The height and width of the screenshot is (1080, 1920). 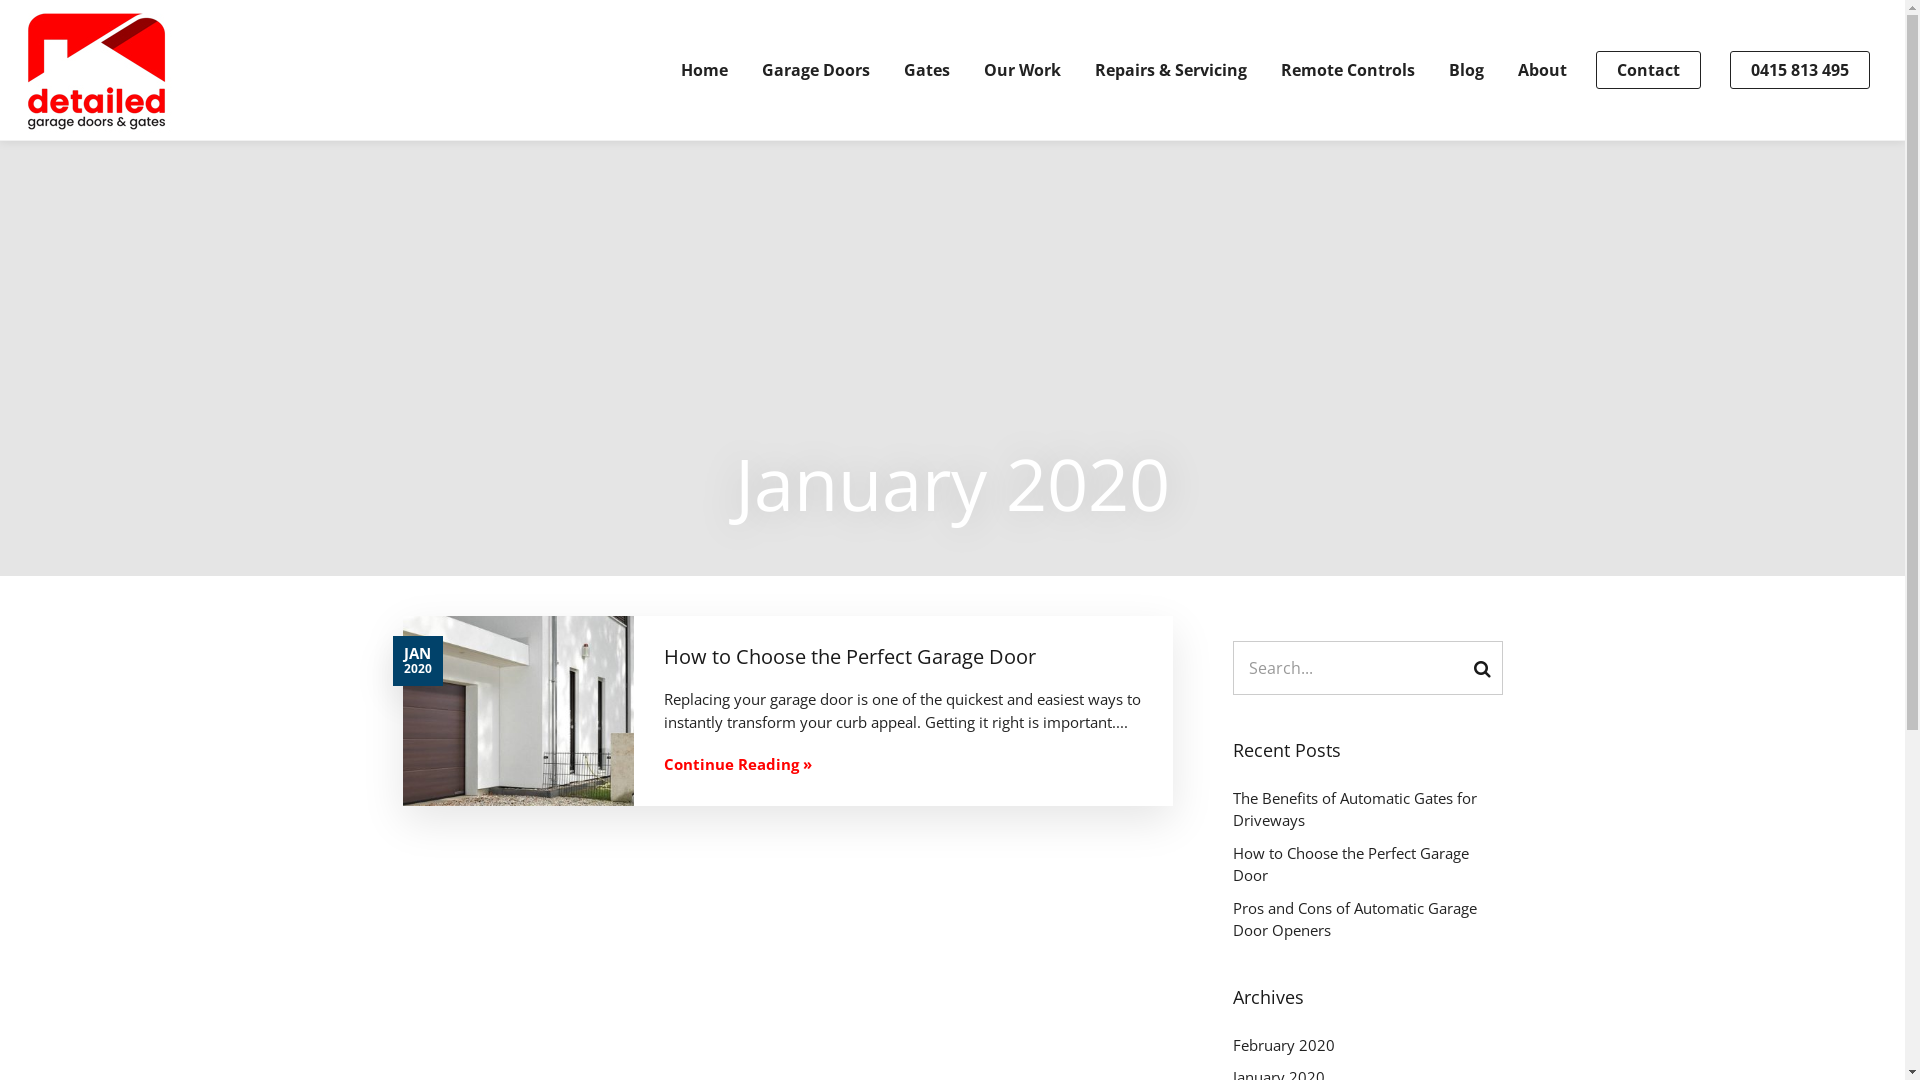 What do you see at coordinates (1648, 68) in the screenshot?
I see `'Contact'` at bounding box center [1648, 68].